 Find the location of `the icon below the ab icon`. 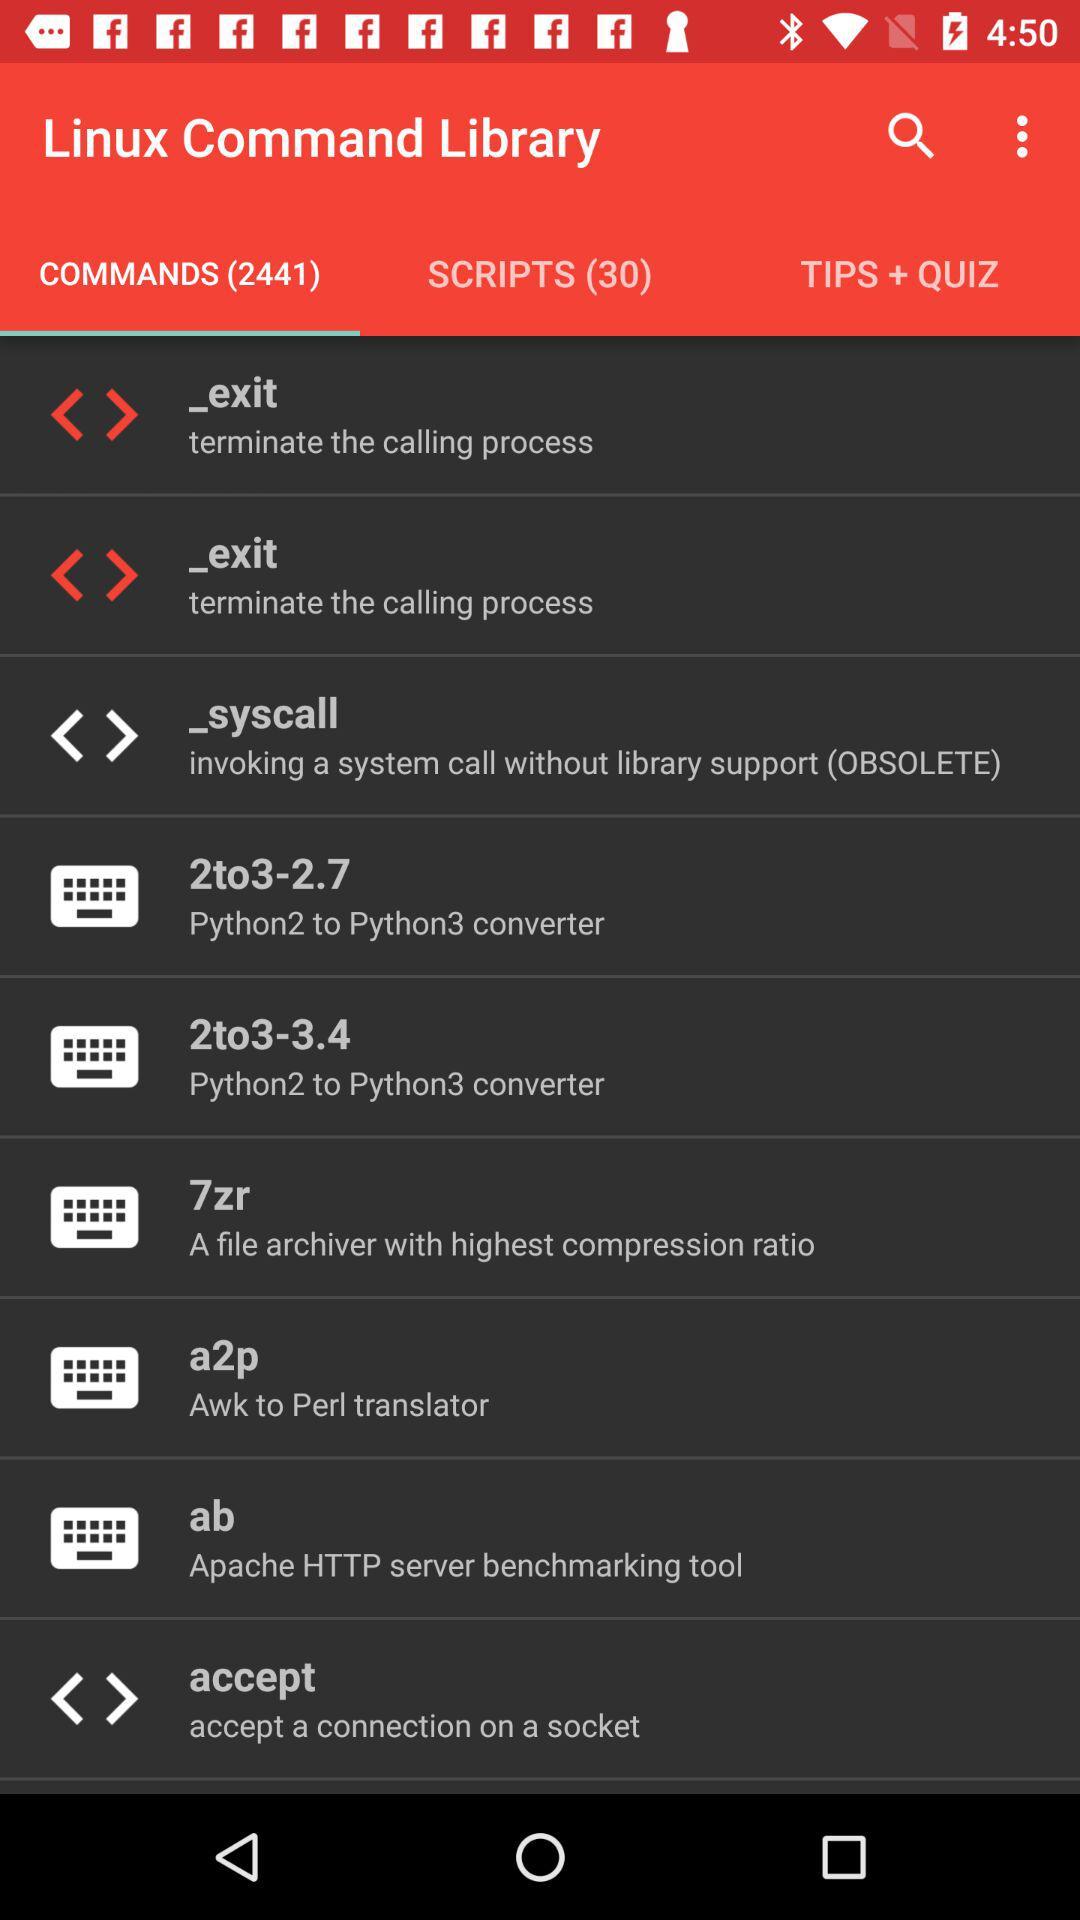

the icon below the ab icon is located at coordinates (466, 1563).